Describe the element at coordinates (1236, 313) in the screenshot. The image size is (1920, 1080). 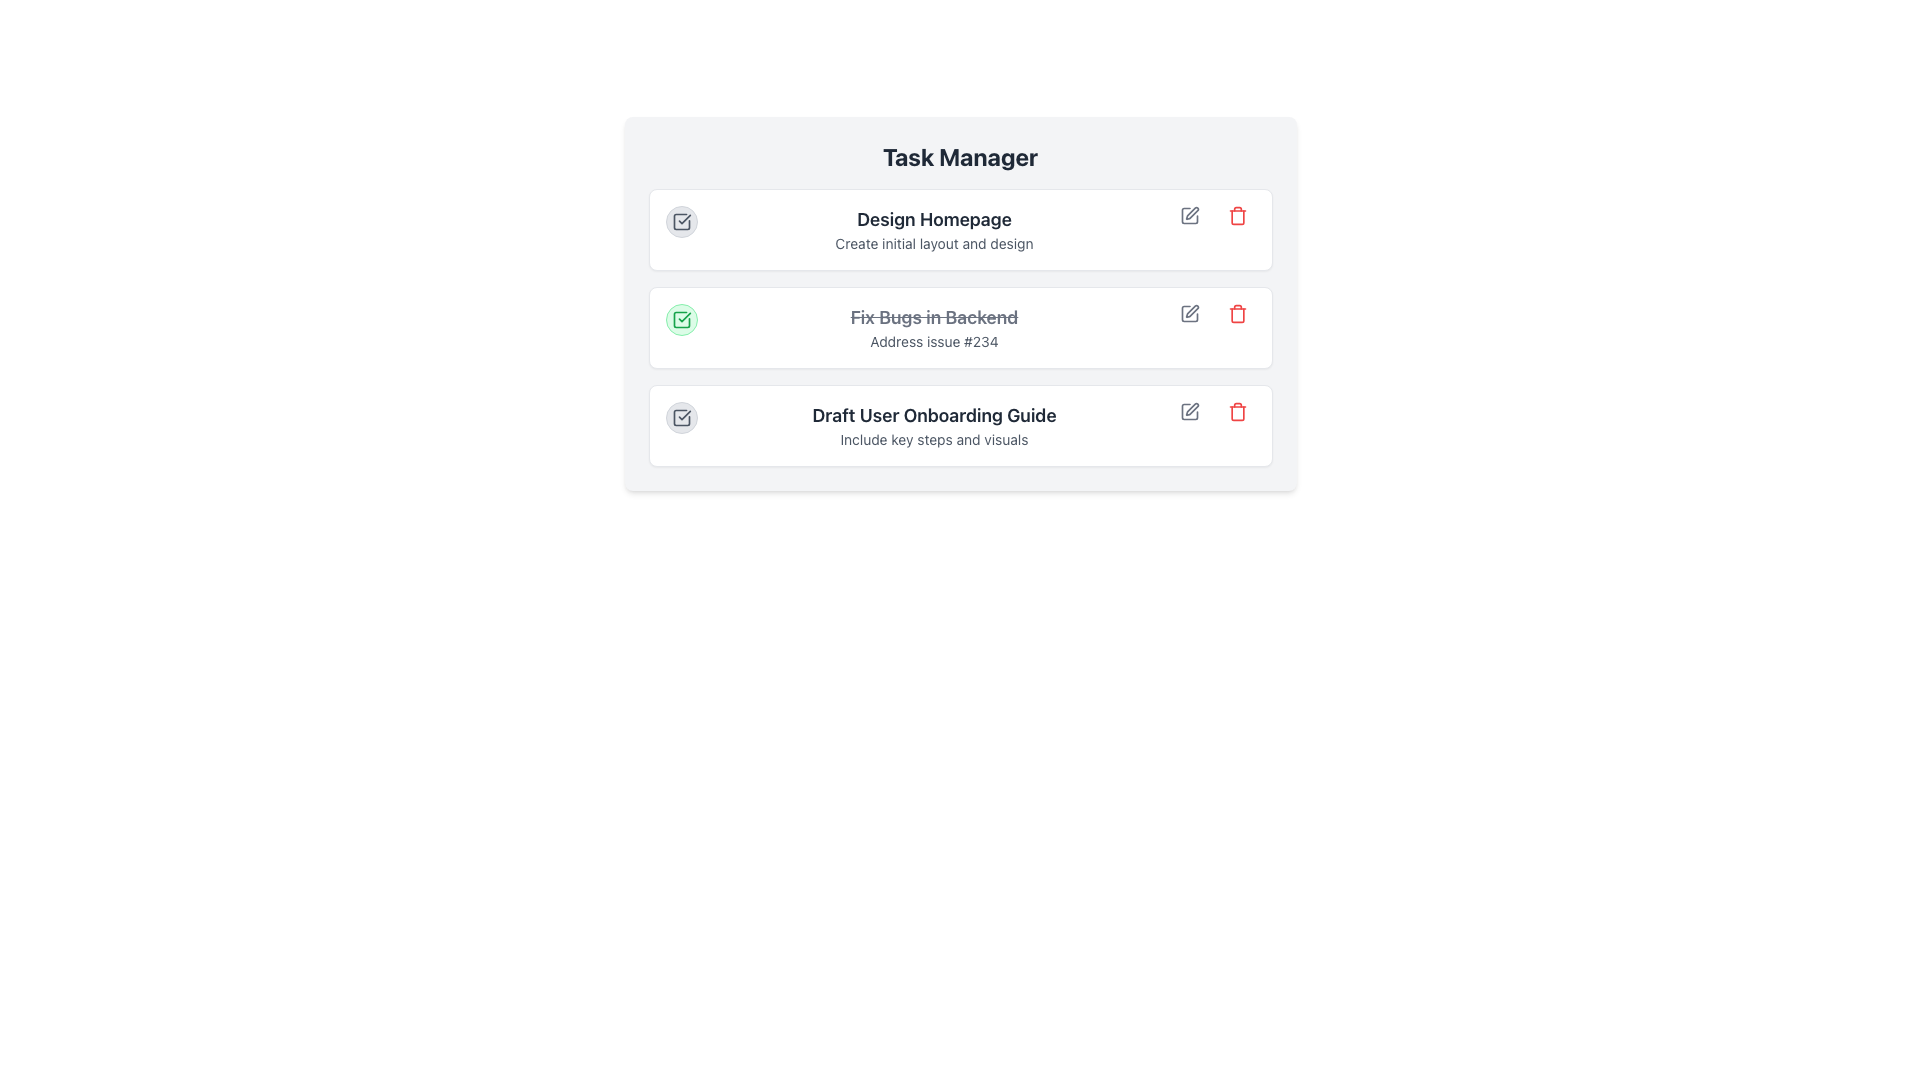
I see `the trash icon located to the extreme right of the second task card titled 'Fix Bugs in Backend' in the Task Manager interface` at that location.